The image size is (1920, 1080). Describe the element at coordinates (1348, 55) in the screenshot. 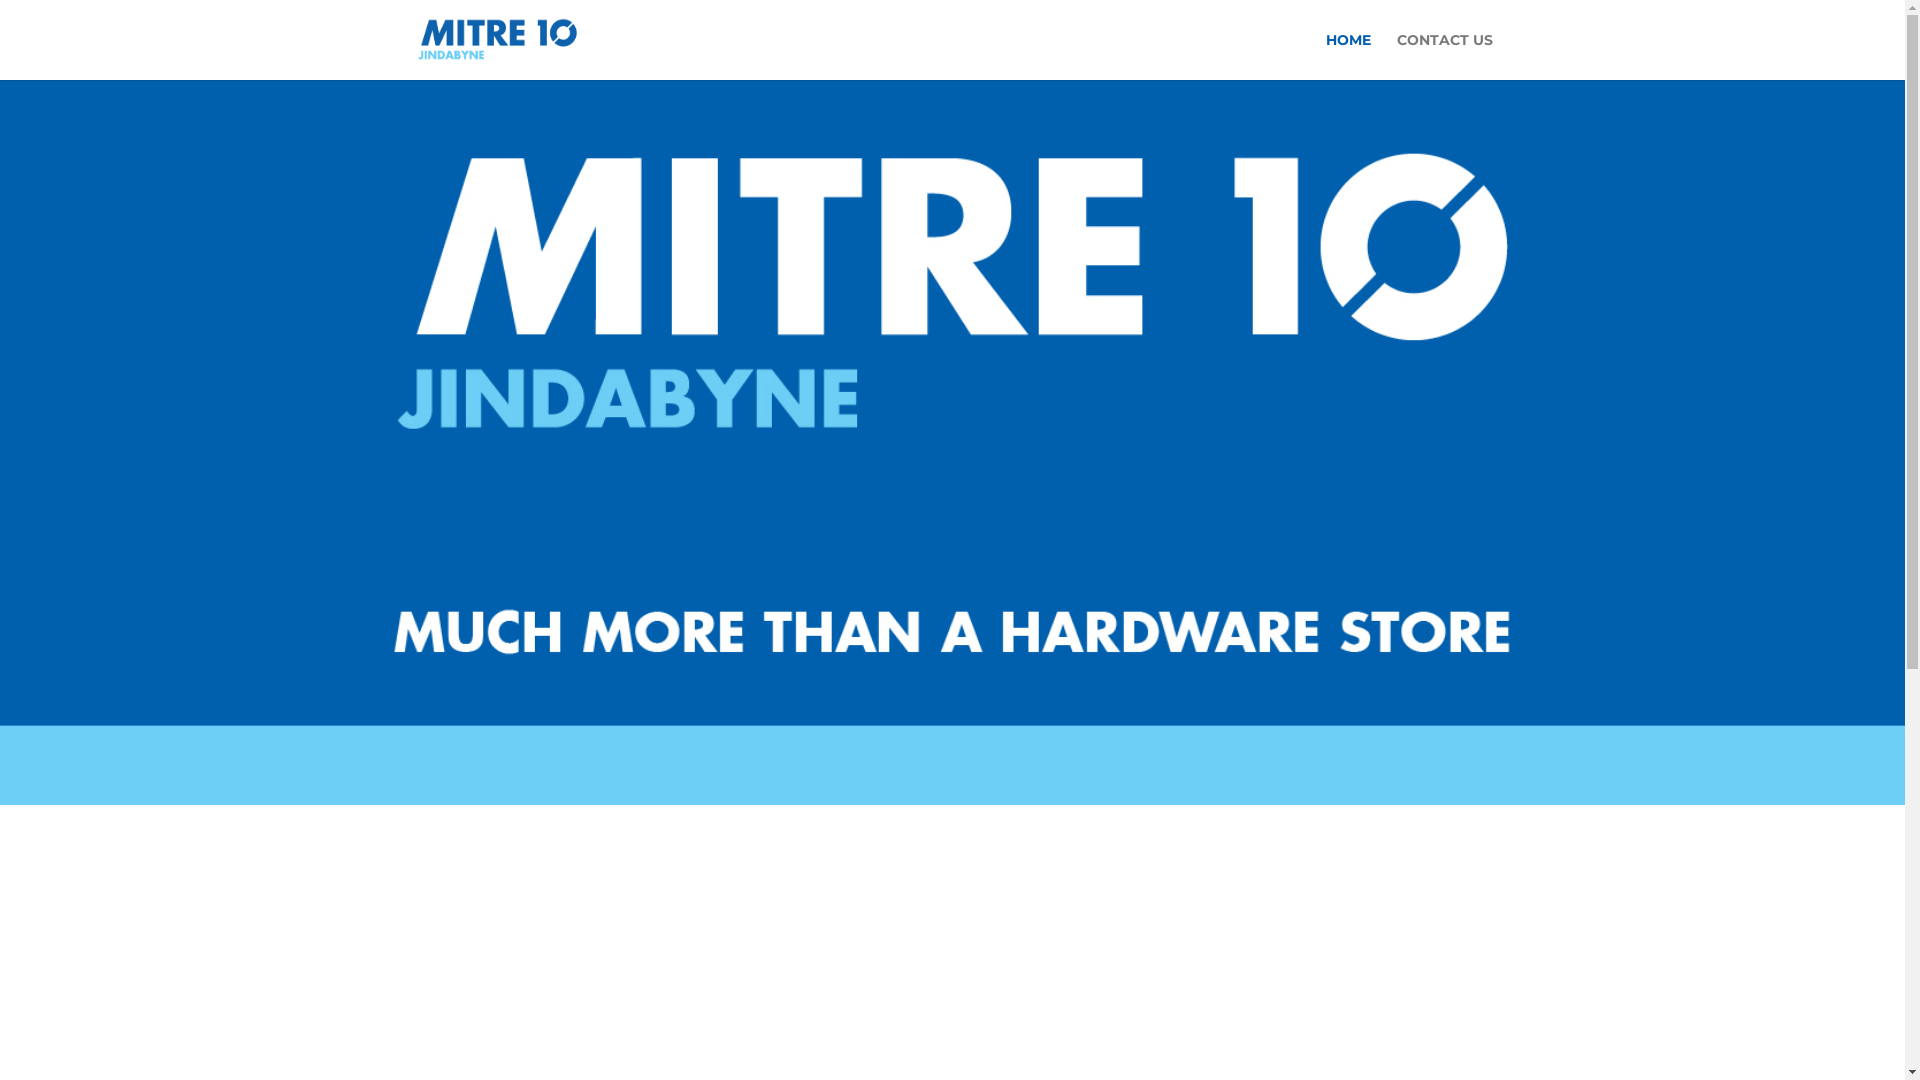

I see `'HOME'` at that location.